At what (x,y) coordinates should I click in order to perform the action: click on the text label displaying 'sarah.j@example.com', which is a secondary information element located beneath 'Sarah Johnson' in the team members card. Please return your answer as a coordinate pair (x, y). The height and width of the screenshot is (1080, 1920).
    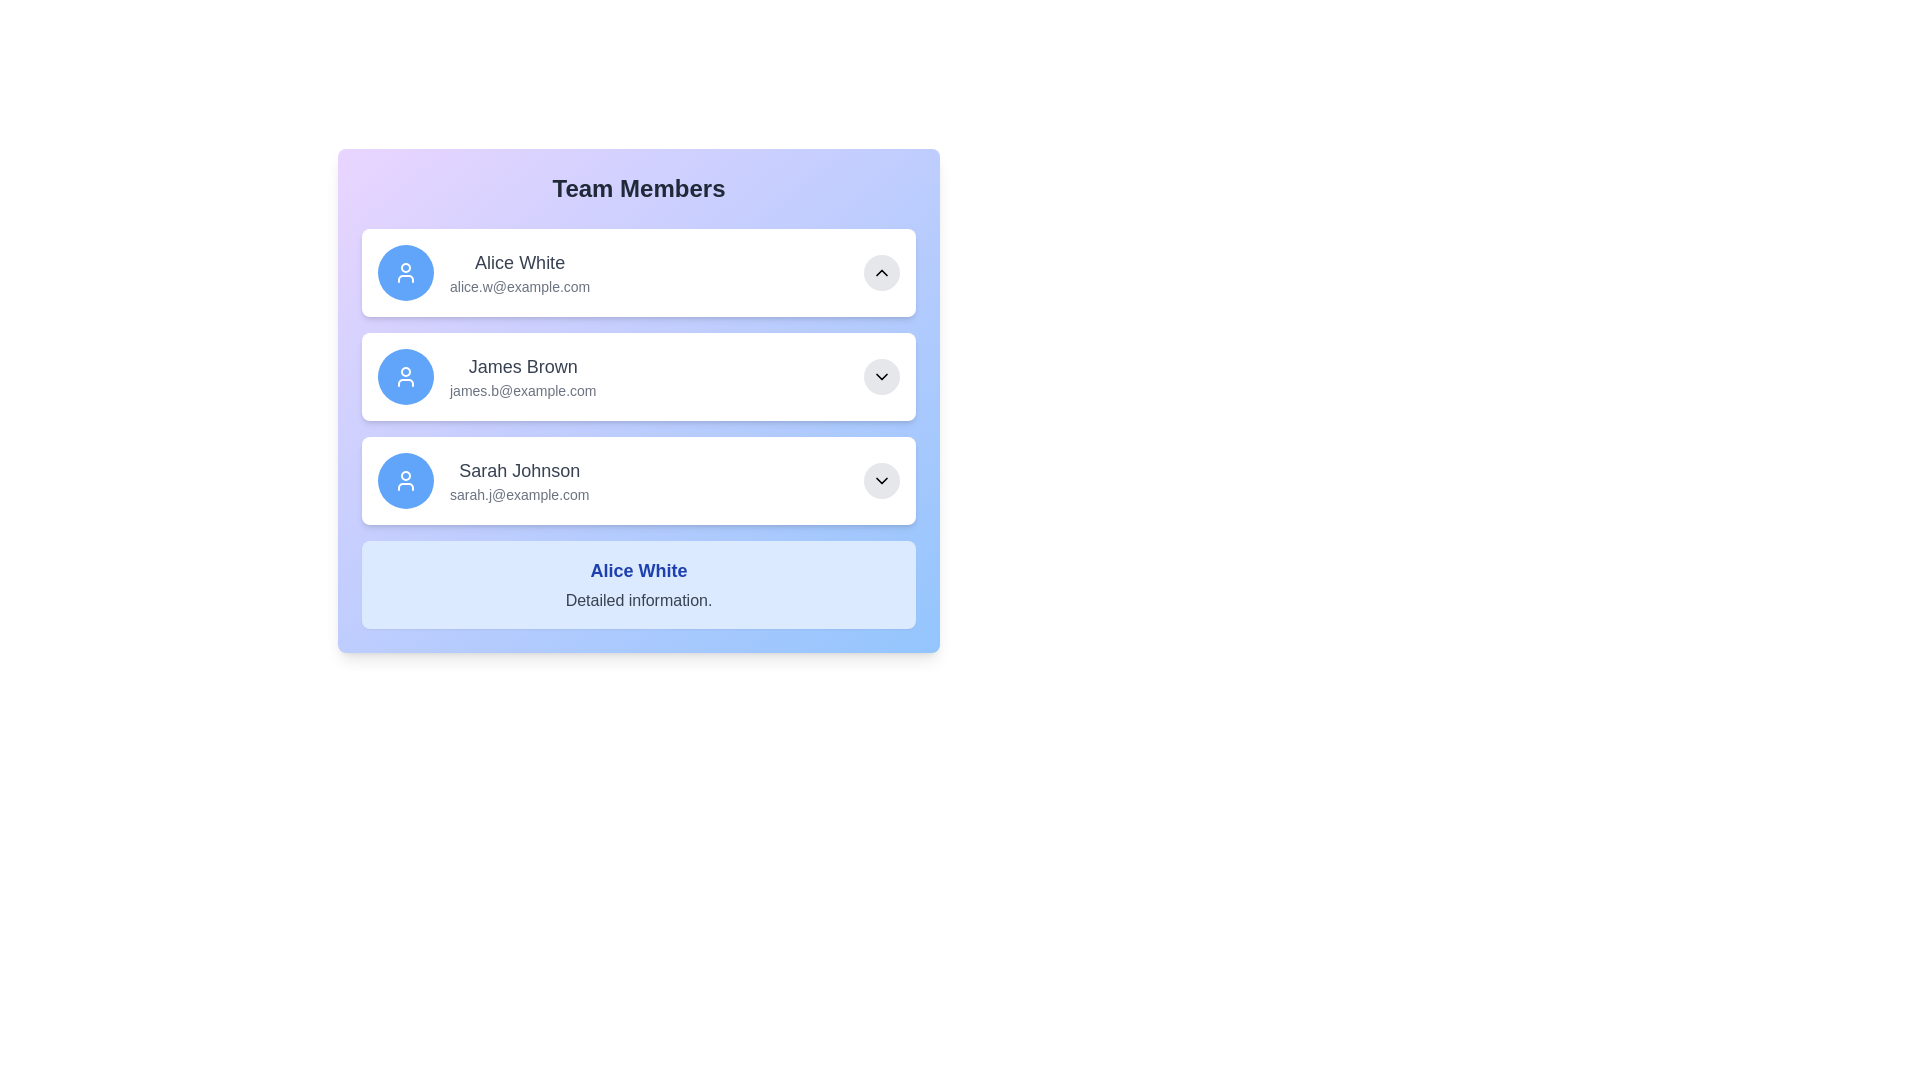
    Looking at the image, I should click on (519, 494).